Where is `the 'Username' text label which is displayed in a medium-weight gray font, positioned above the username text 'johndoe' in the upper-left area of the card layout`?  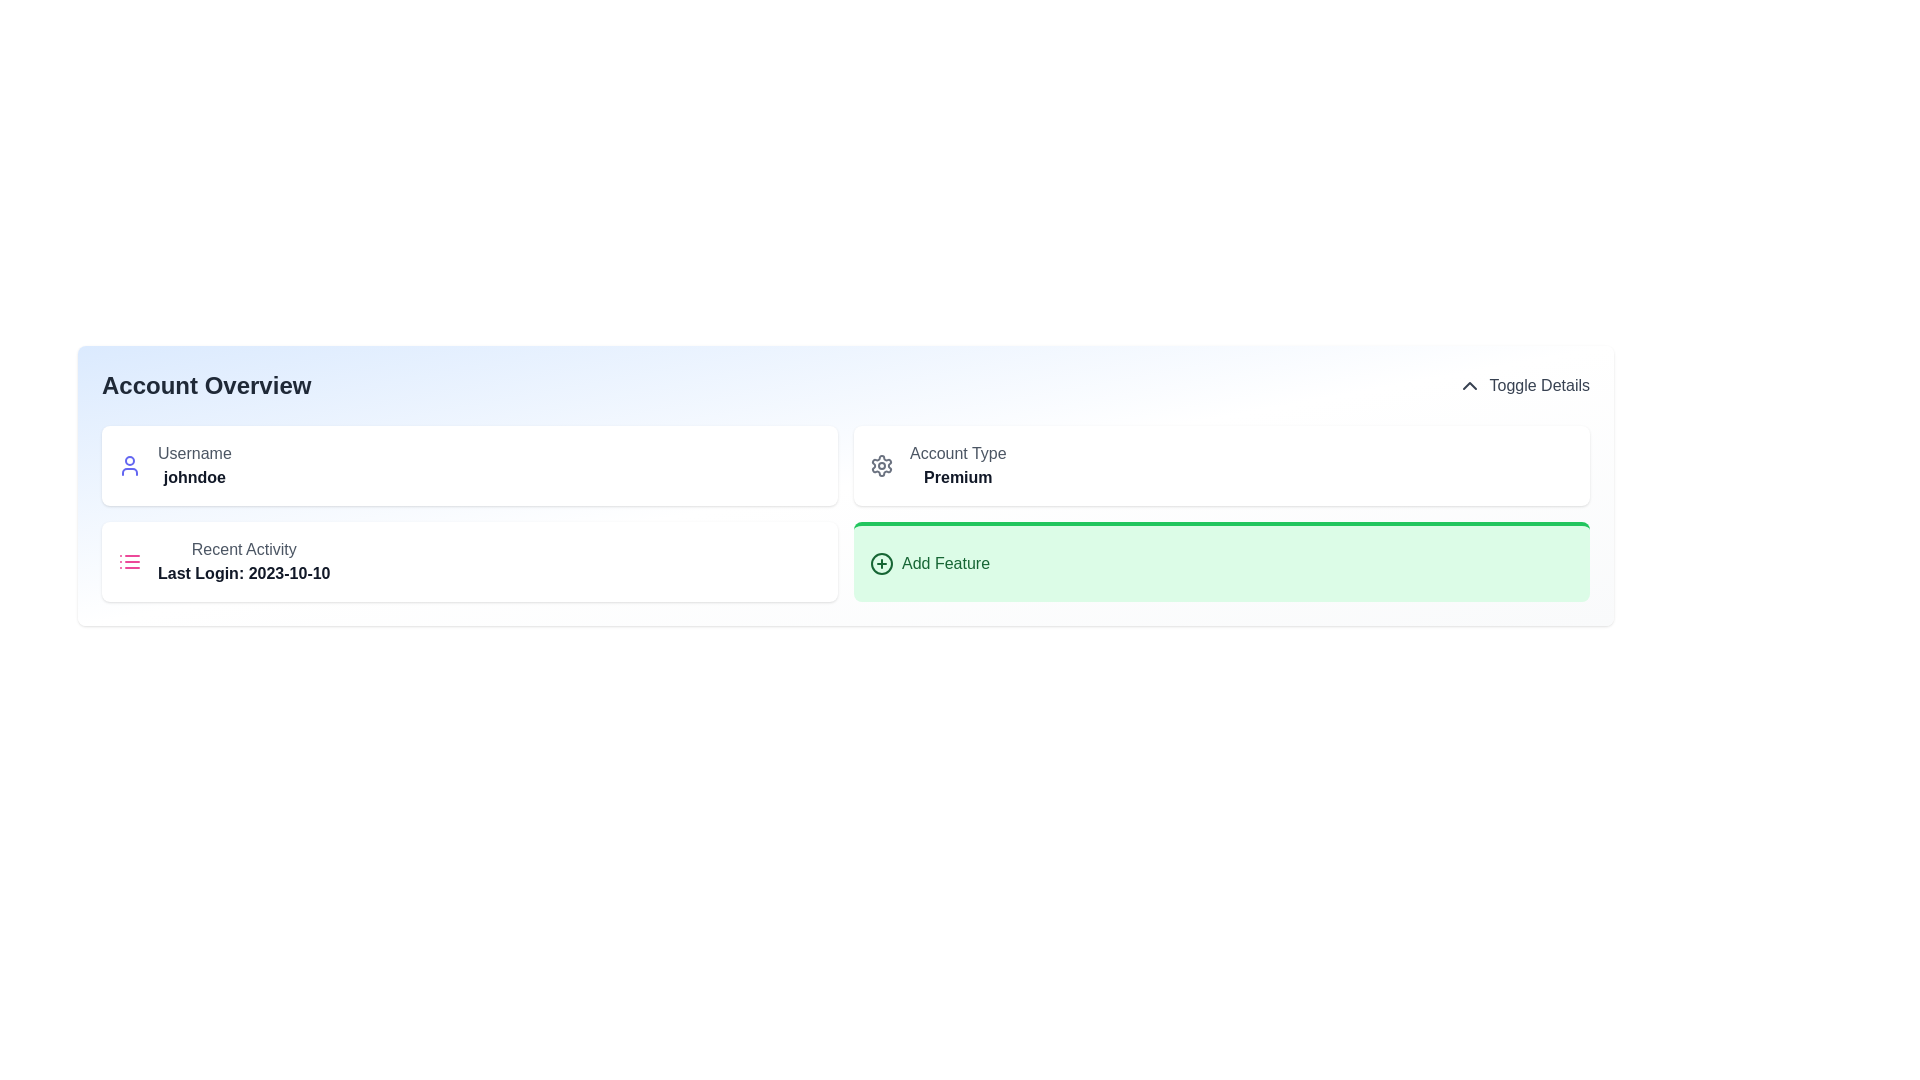
the 'Username' text label which is displayed in a medium-weight gray font, positioned above the username text 'johndoe' in the upper-left area of the card layout is located at coordinates (194, 454).